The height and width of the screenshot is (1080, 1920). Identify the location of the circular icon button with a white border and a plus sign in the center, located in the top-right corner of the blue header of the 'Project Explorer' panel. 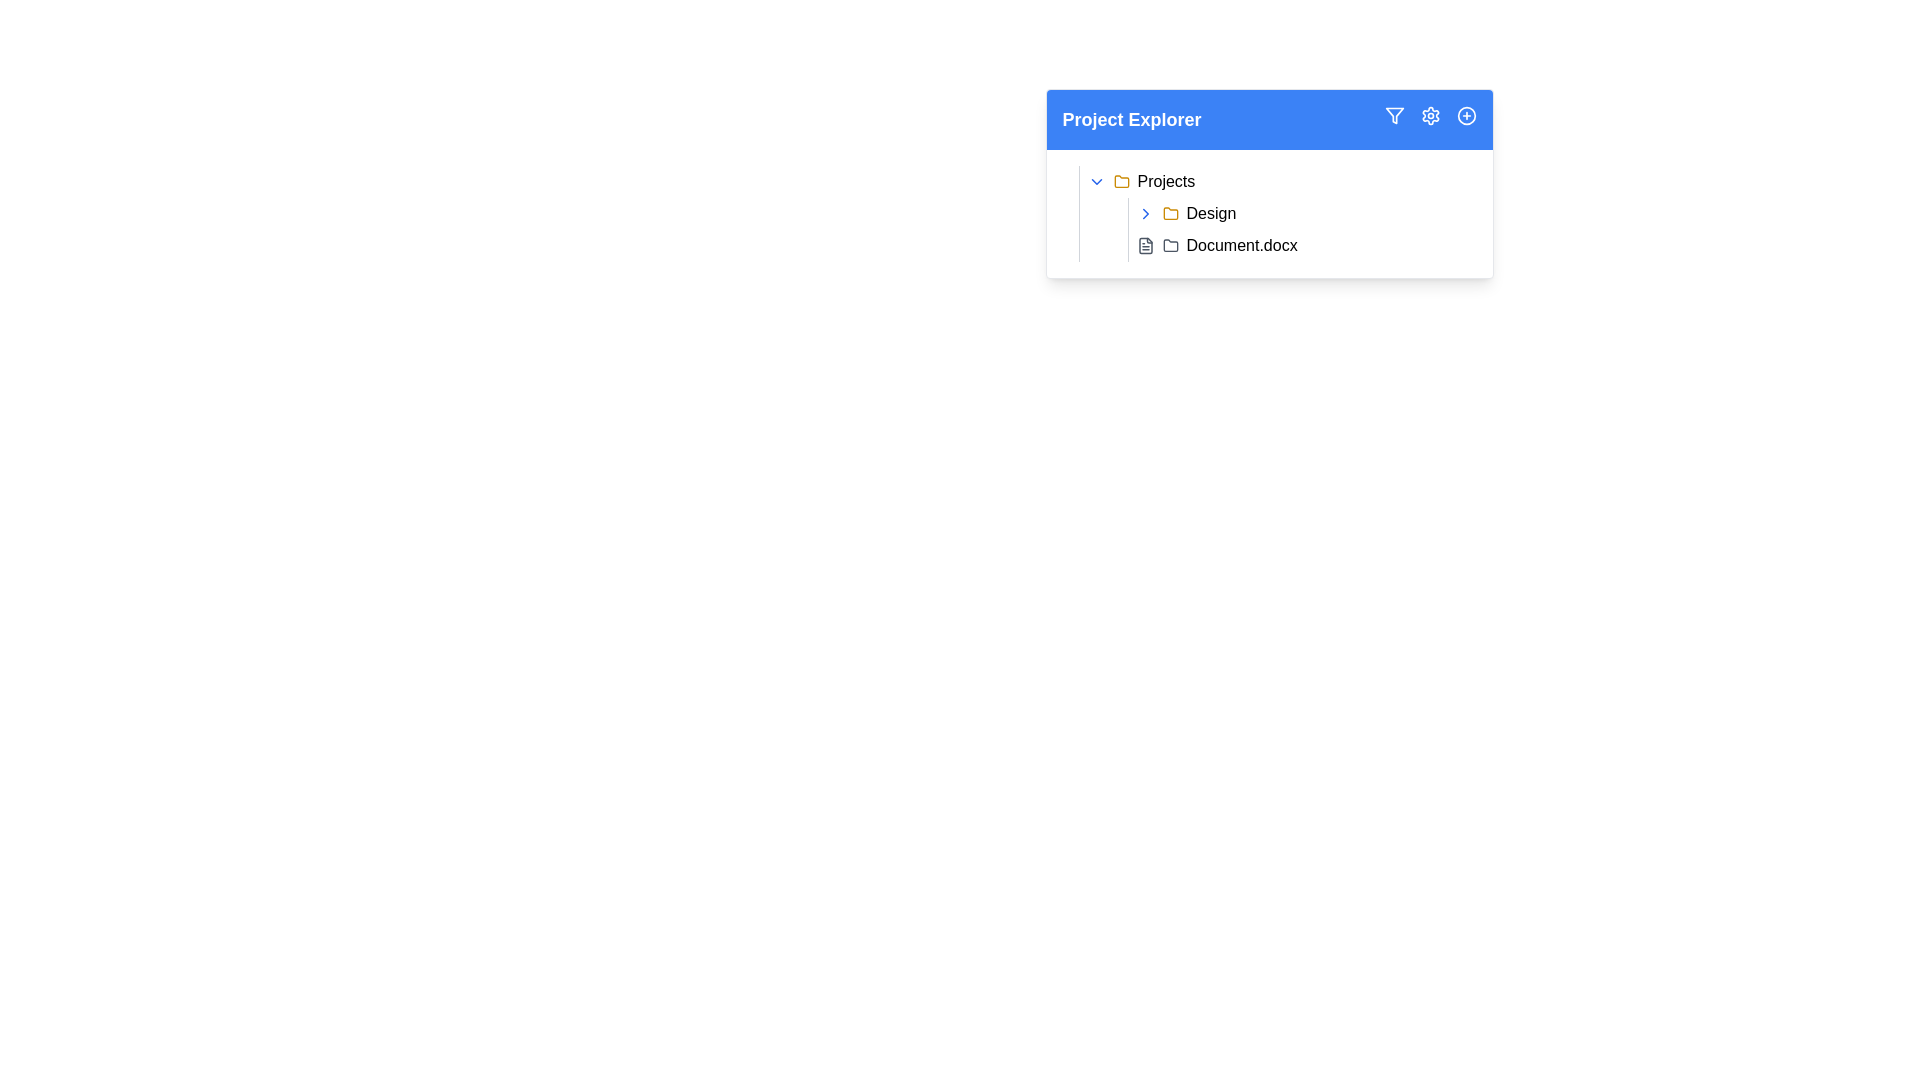
(1466, 115).